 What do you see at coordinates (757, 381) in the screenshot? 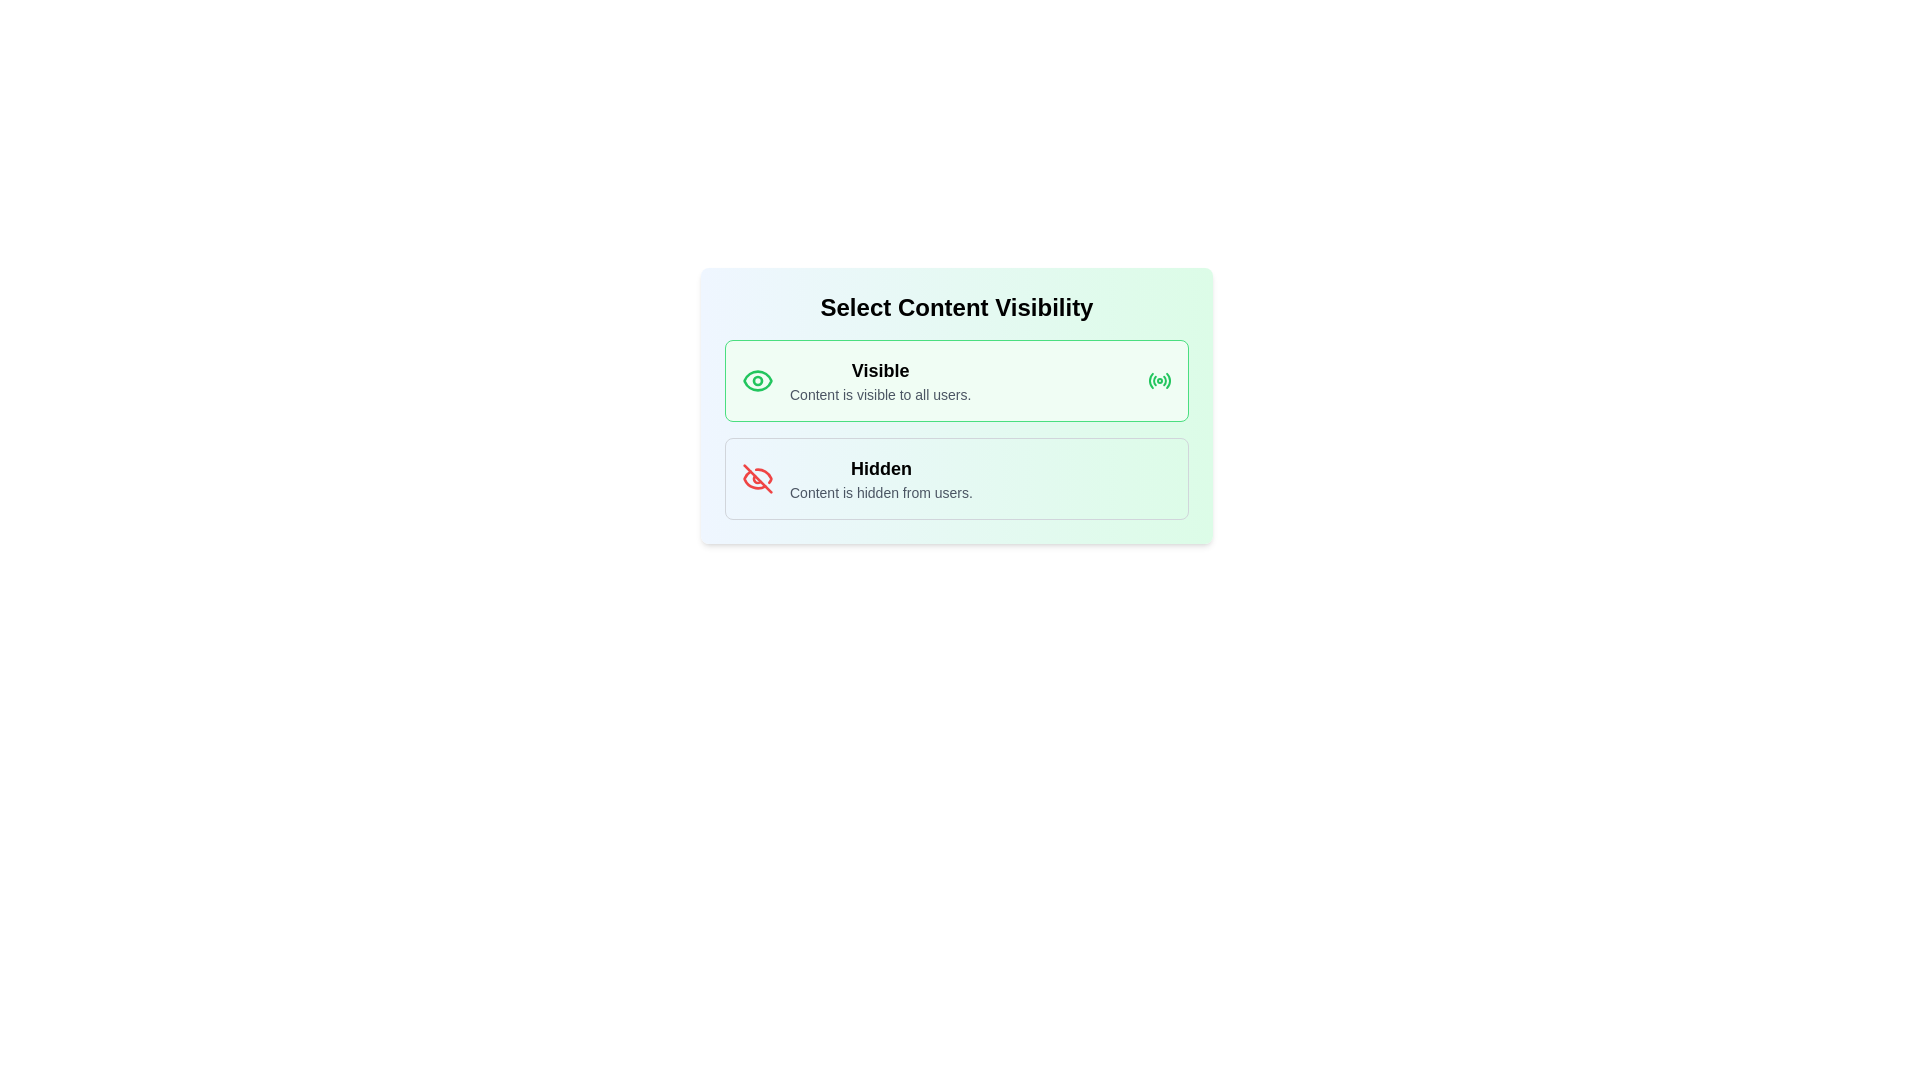
I see `the green eye icon located at the top-left corner of the first option box in the 'Select Content Visibility' interface, which is accompanied by the 'Visible' label` at bounding box center [757, 381].